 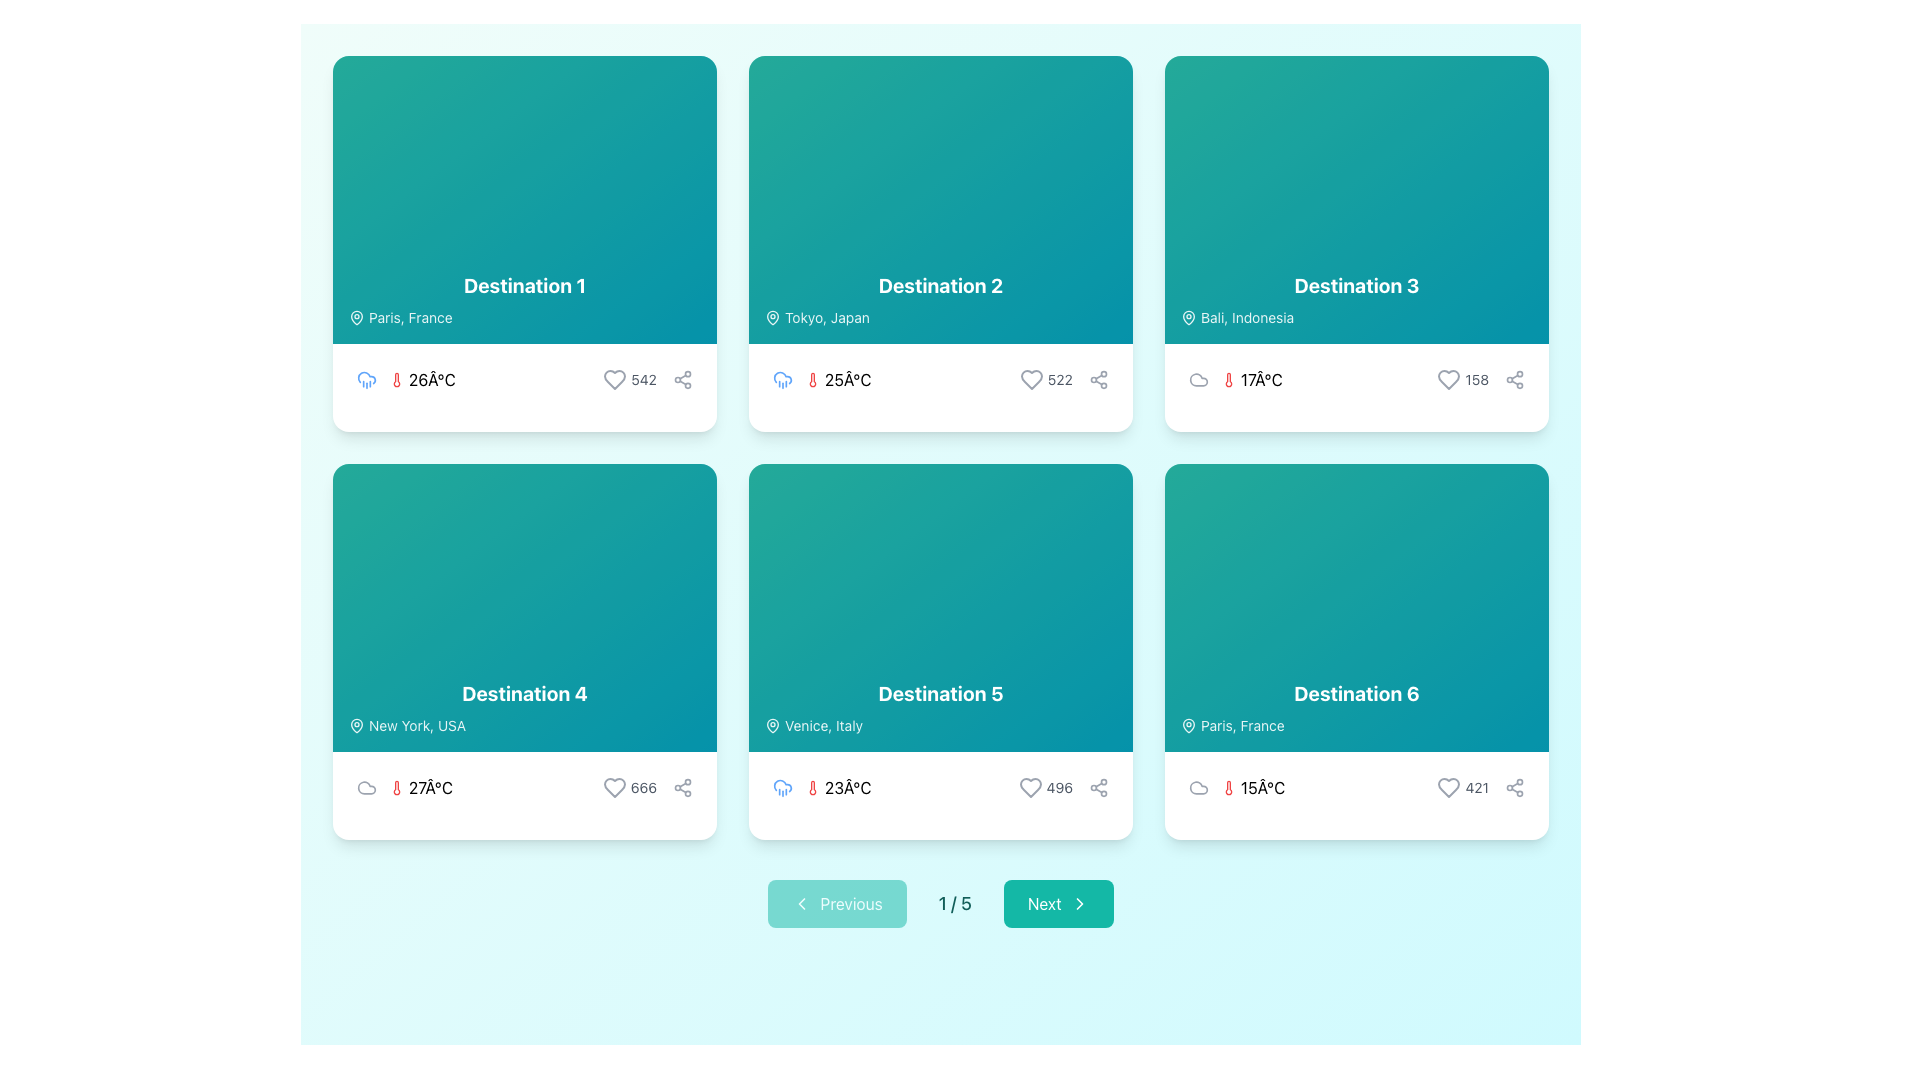 I want to click on the blue cloud icon with rain, located in the 'Destination 5' card to the left of '23°C', to get more detailed weather information, so click(x=781, y=786).